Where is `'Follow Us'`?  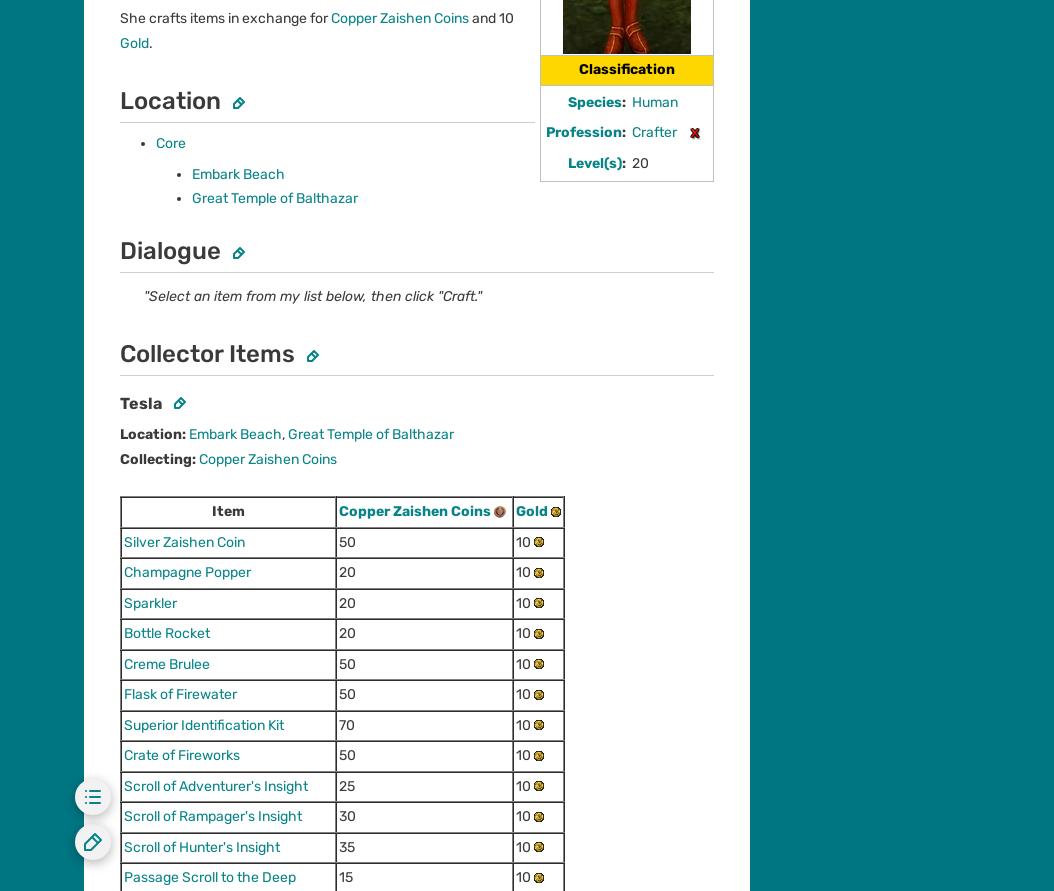
'Follow Us' is located at coordinates (83, 237).